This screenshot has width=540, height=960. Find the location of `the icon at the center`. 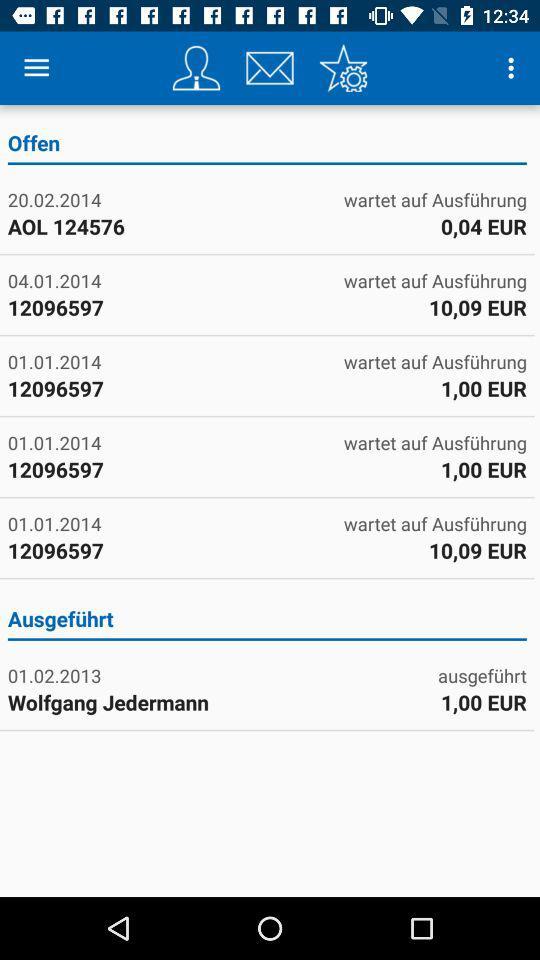

the icon at the center is located at coordinates (267, 621).